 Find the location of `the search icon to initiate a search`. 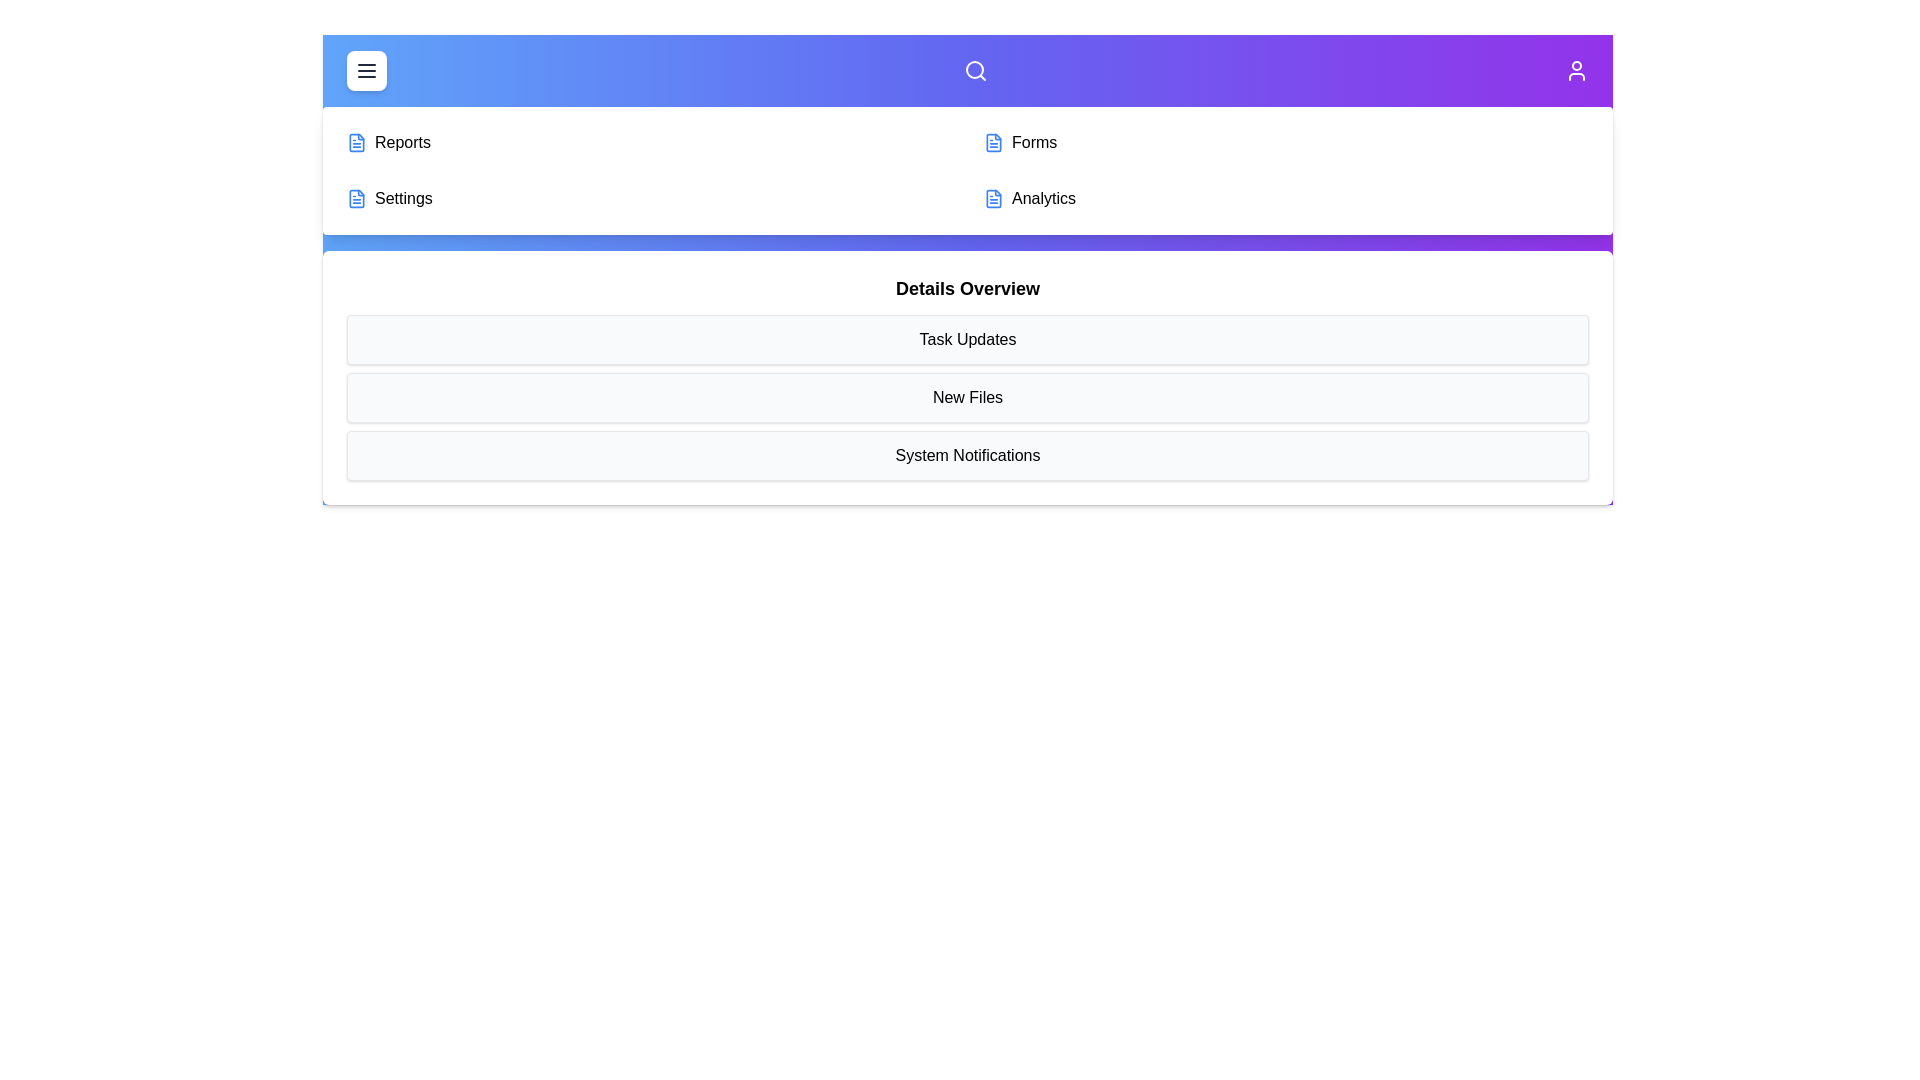

the search icon to initiate a search is located at coordinates (975, 69).